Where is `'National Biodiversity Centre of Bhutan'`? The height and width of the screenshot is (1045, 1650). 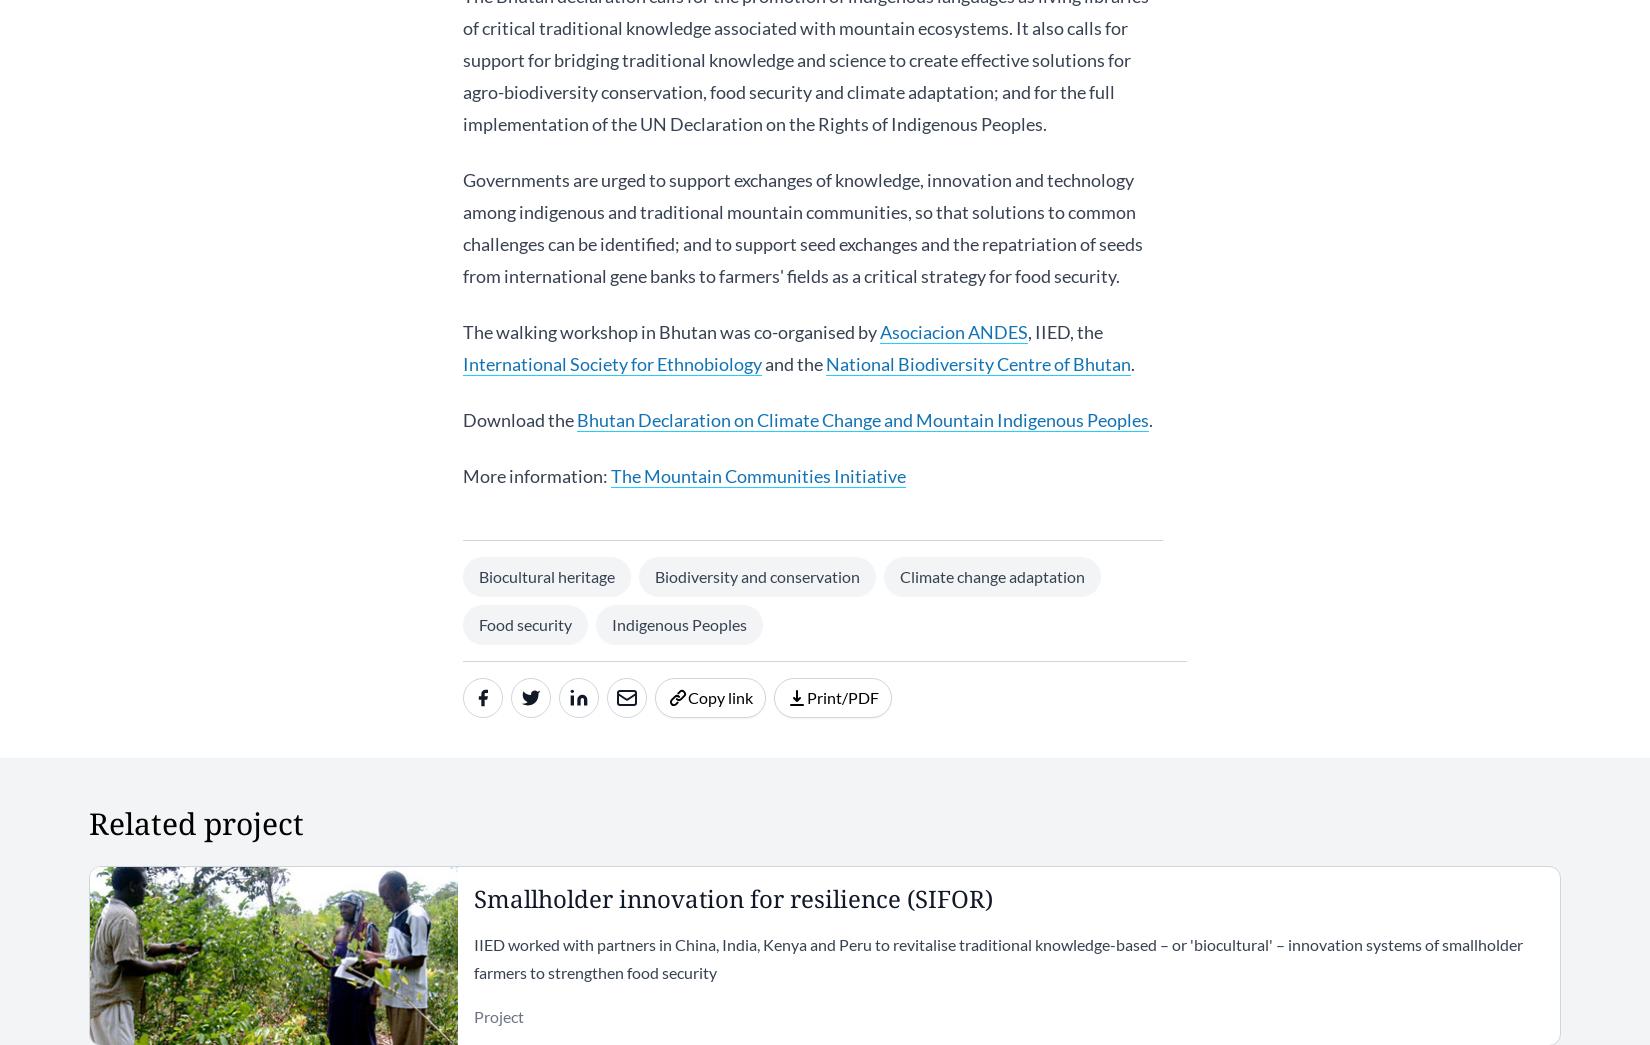 'National Biodiversity Centre of Bhutan' is located at coordinates (978, 362).